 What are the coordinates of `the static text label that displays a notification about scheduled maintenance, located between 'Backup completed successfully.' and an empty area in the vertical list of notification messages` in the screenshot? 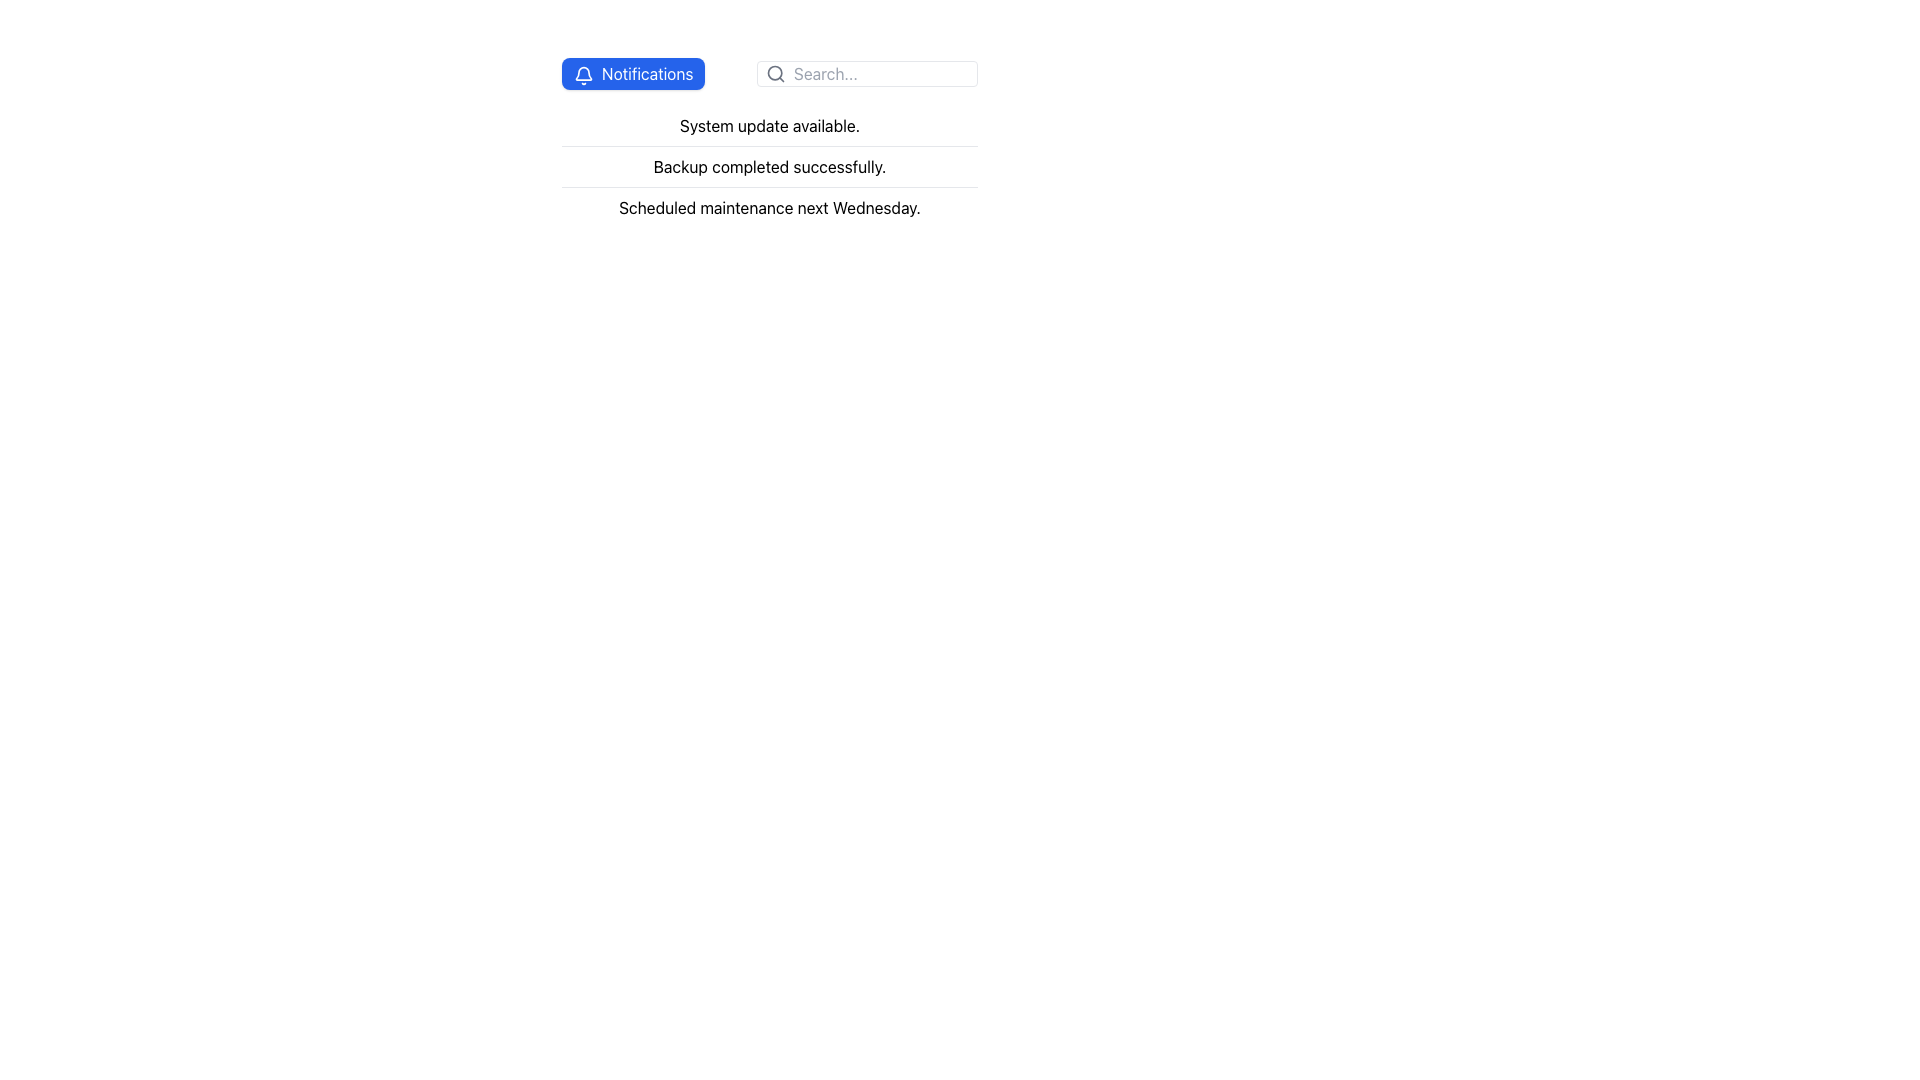 It's located at (768, 207).